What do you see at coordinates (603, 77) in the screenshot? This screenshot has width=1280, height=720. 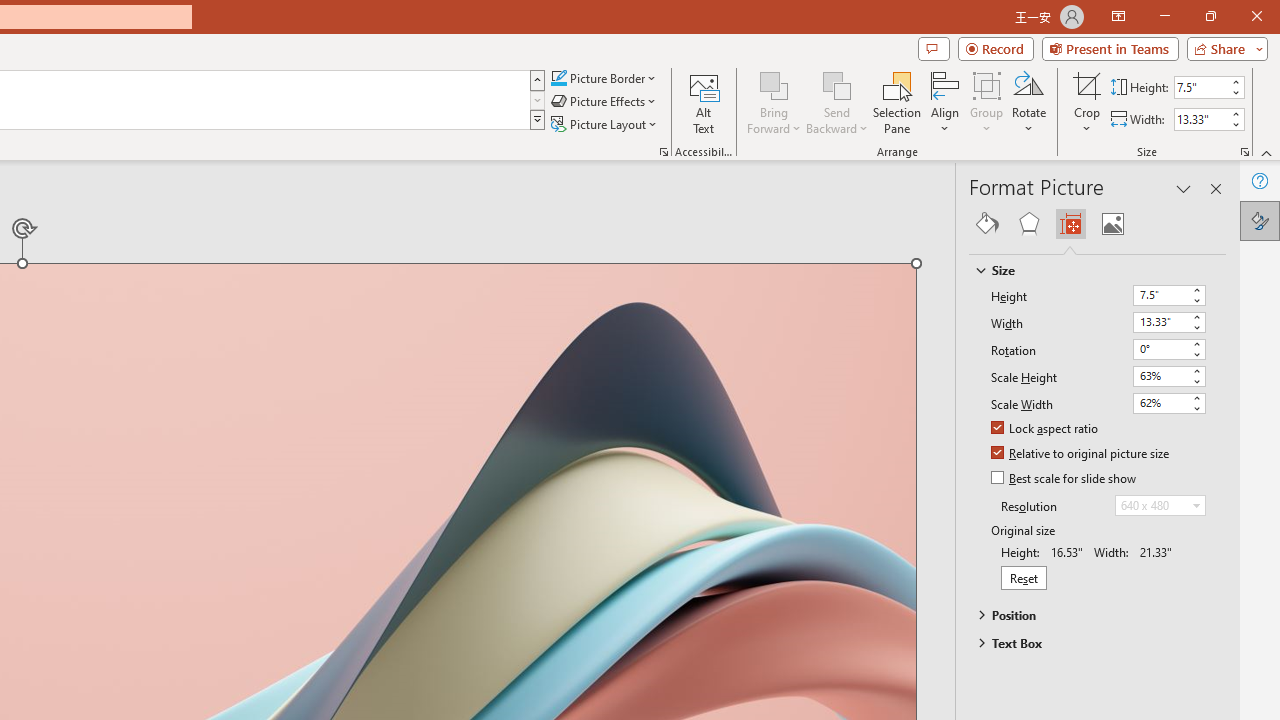 I see `'Picture Border'` at bounding box center [603, 77].